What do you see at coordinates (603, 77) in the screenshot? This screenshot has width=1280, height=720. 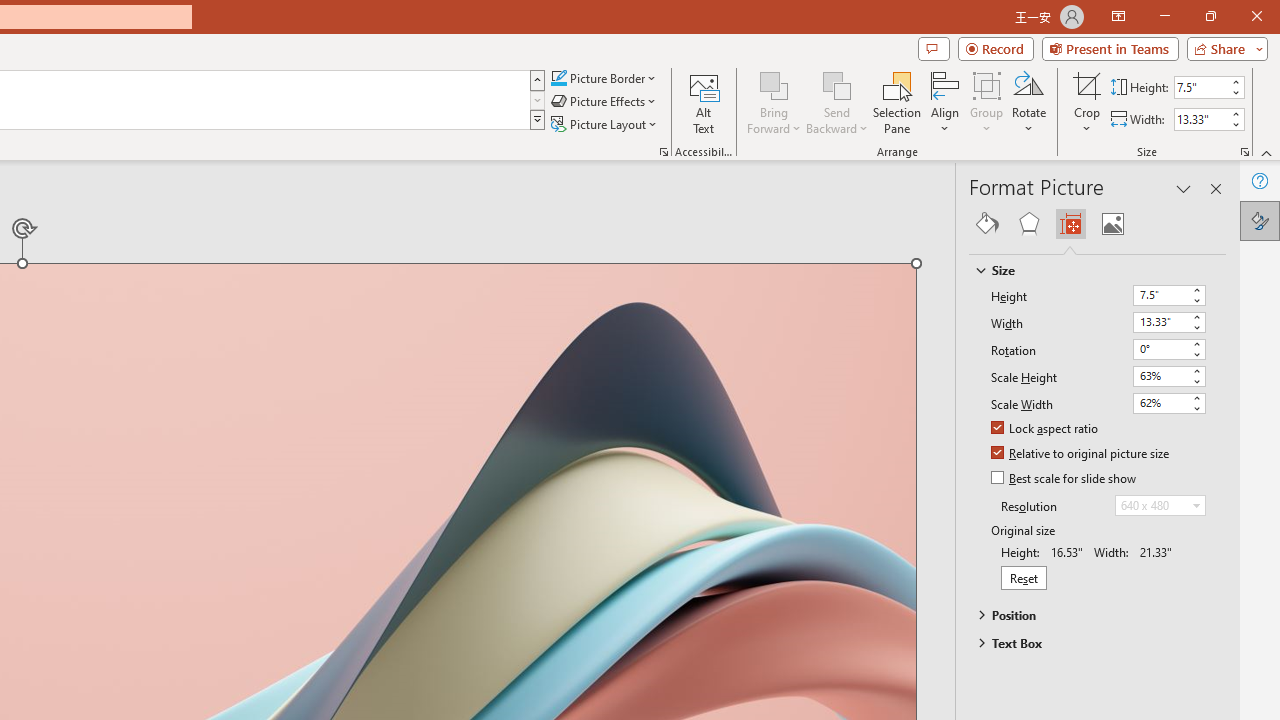 I see `'Picture Border'` at bounding box center [603, 77].